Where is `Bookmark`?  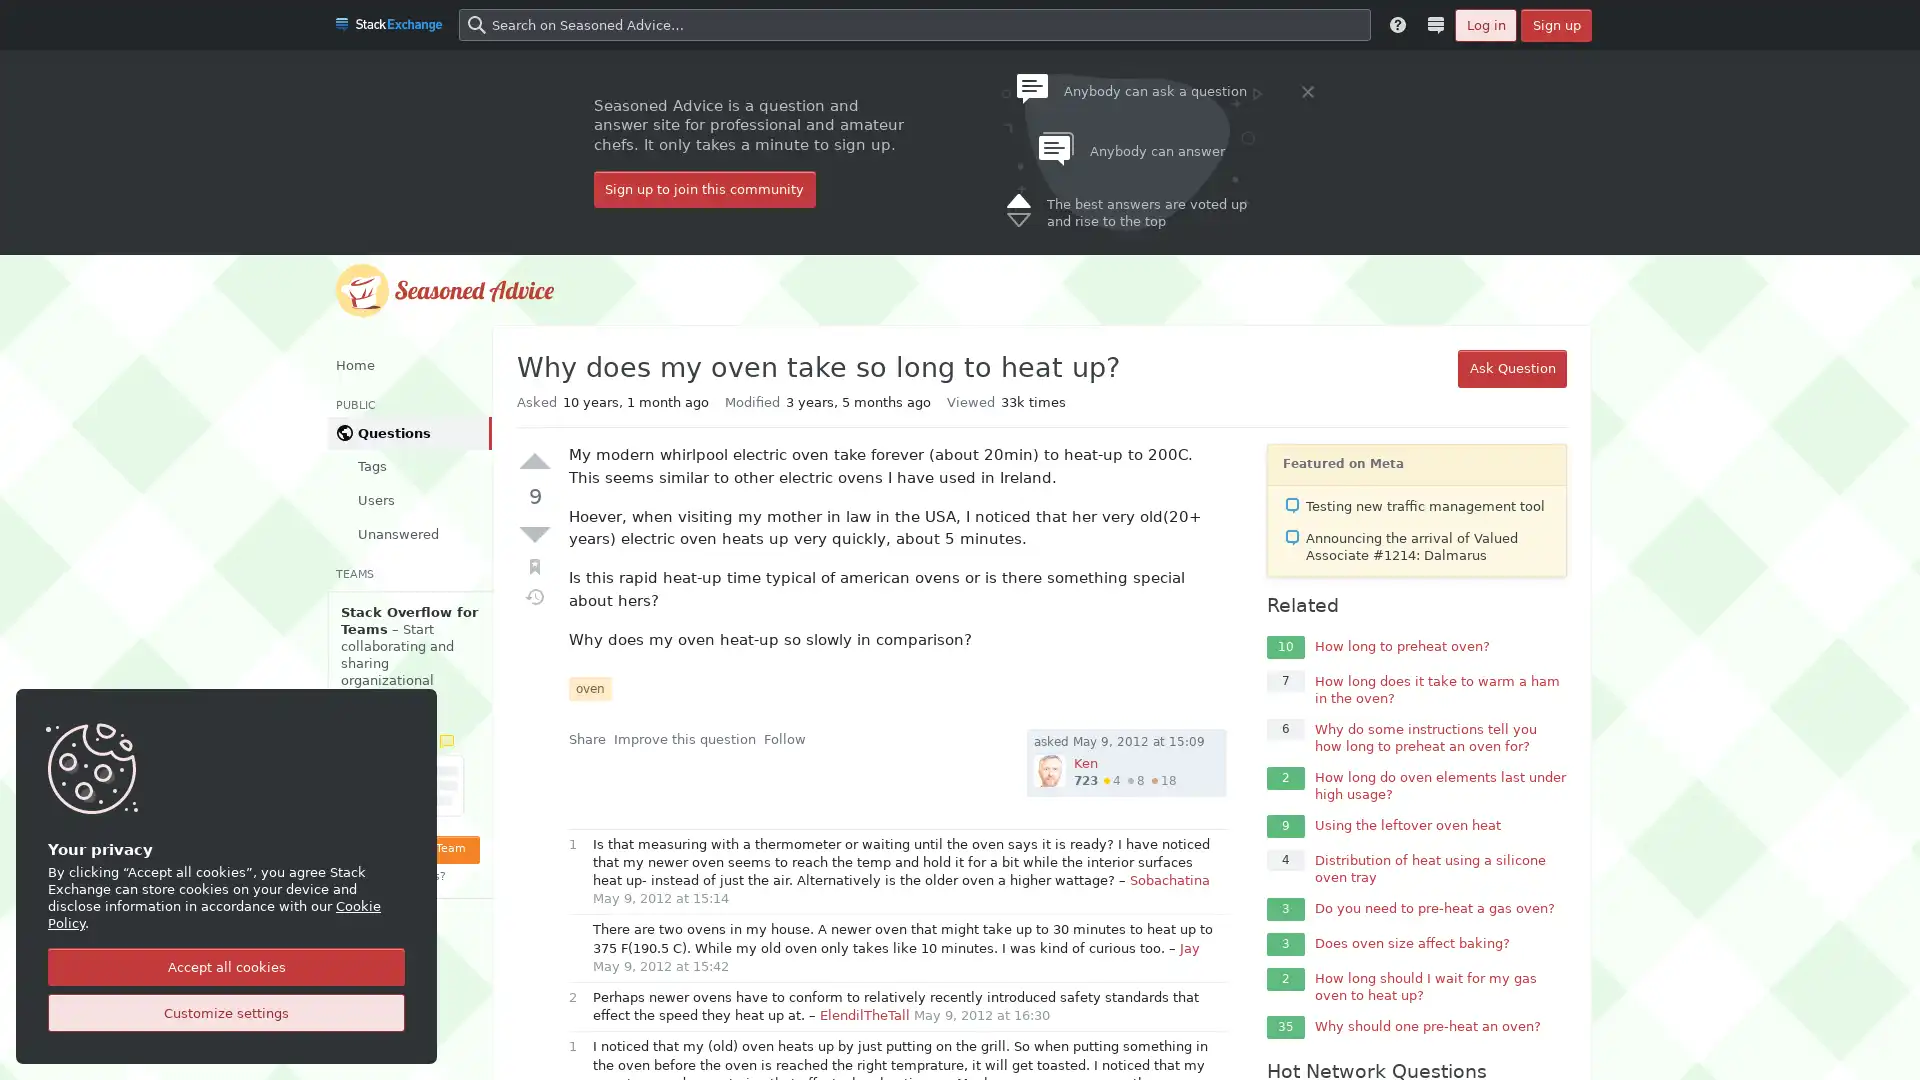
Bookmark is located at coordinates (534, 566).